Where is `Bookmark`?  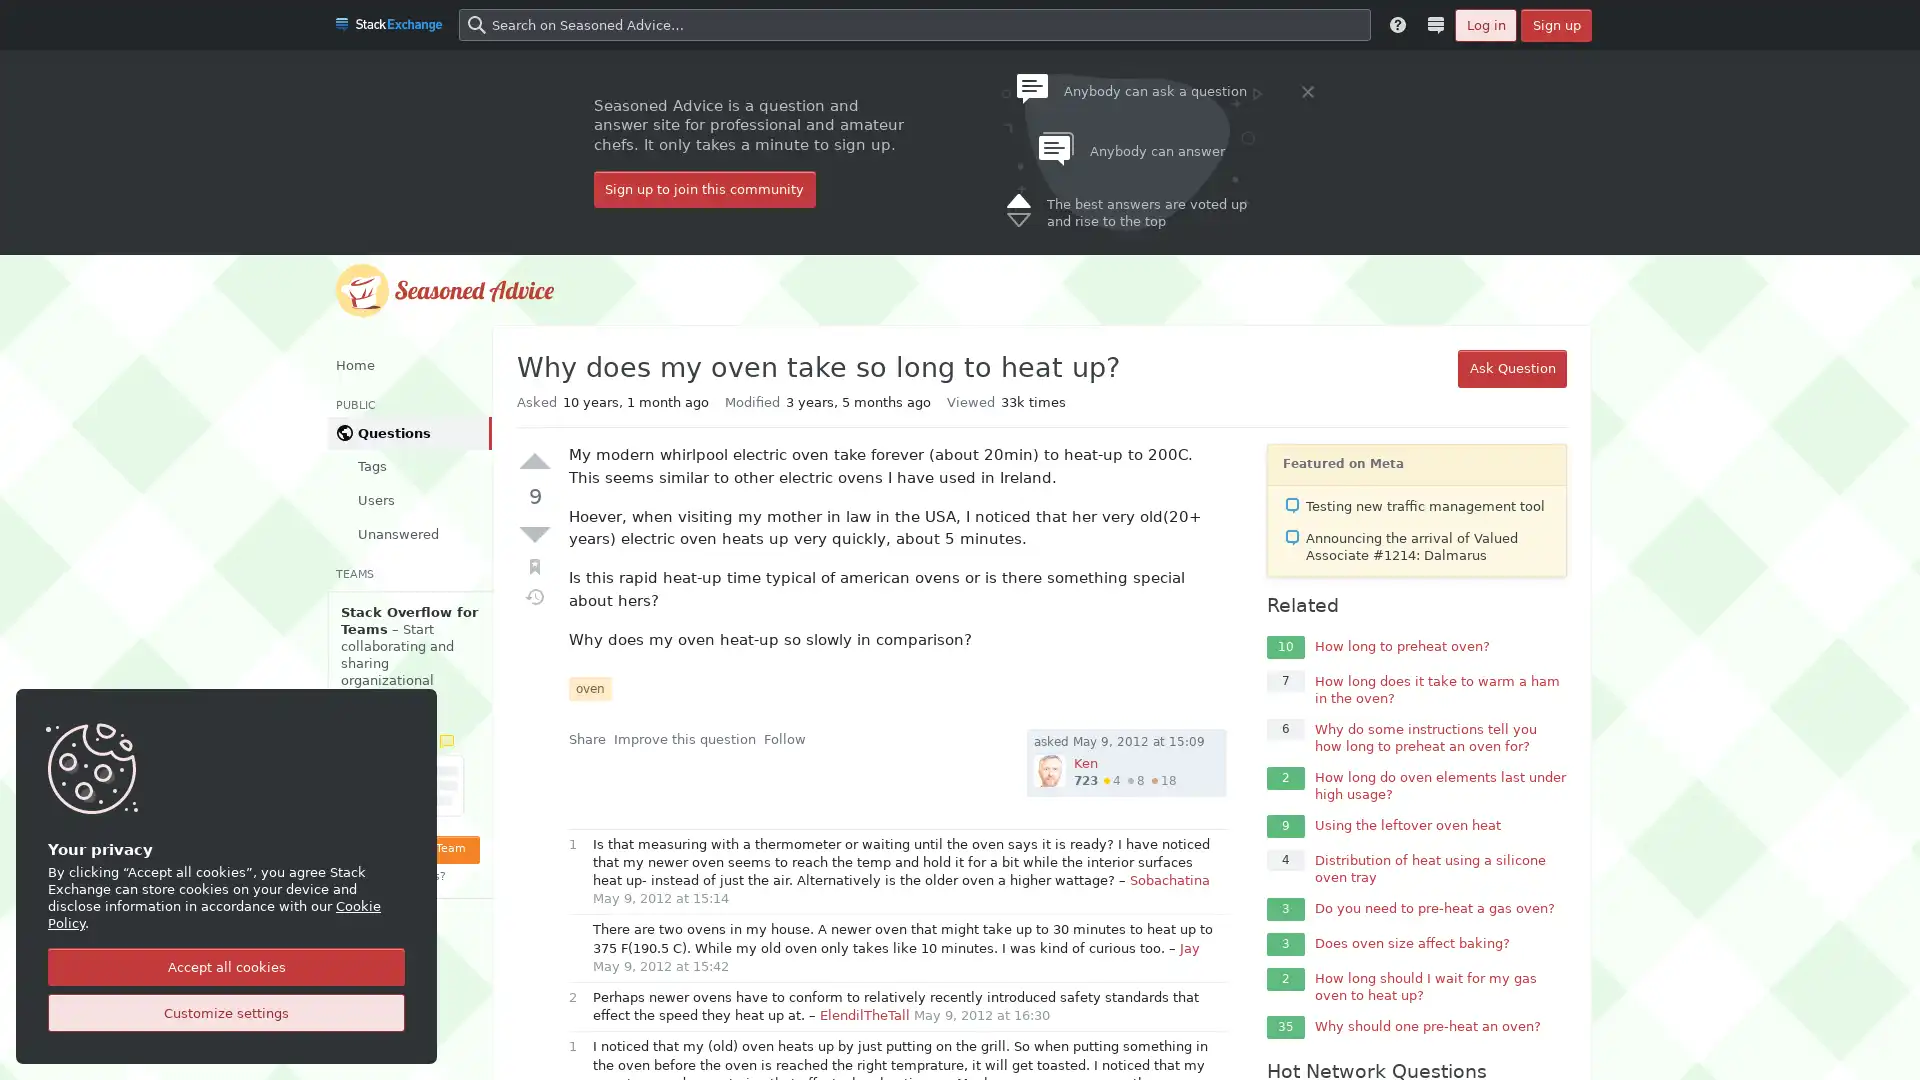
Bookmark is located at coordinates (534, 566).